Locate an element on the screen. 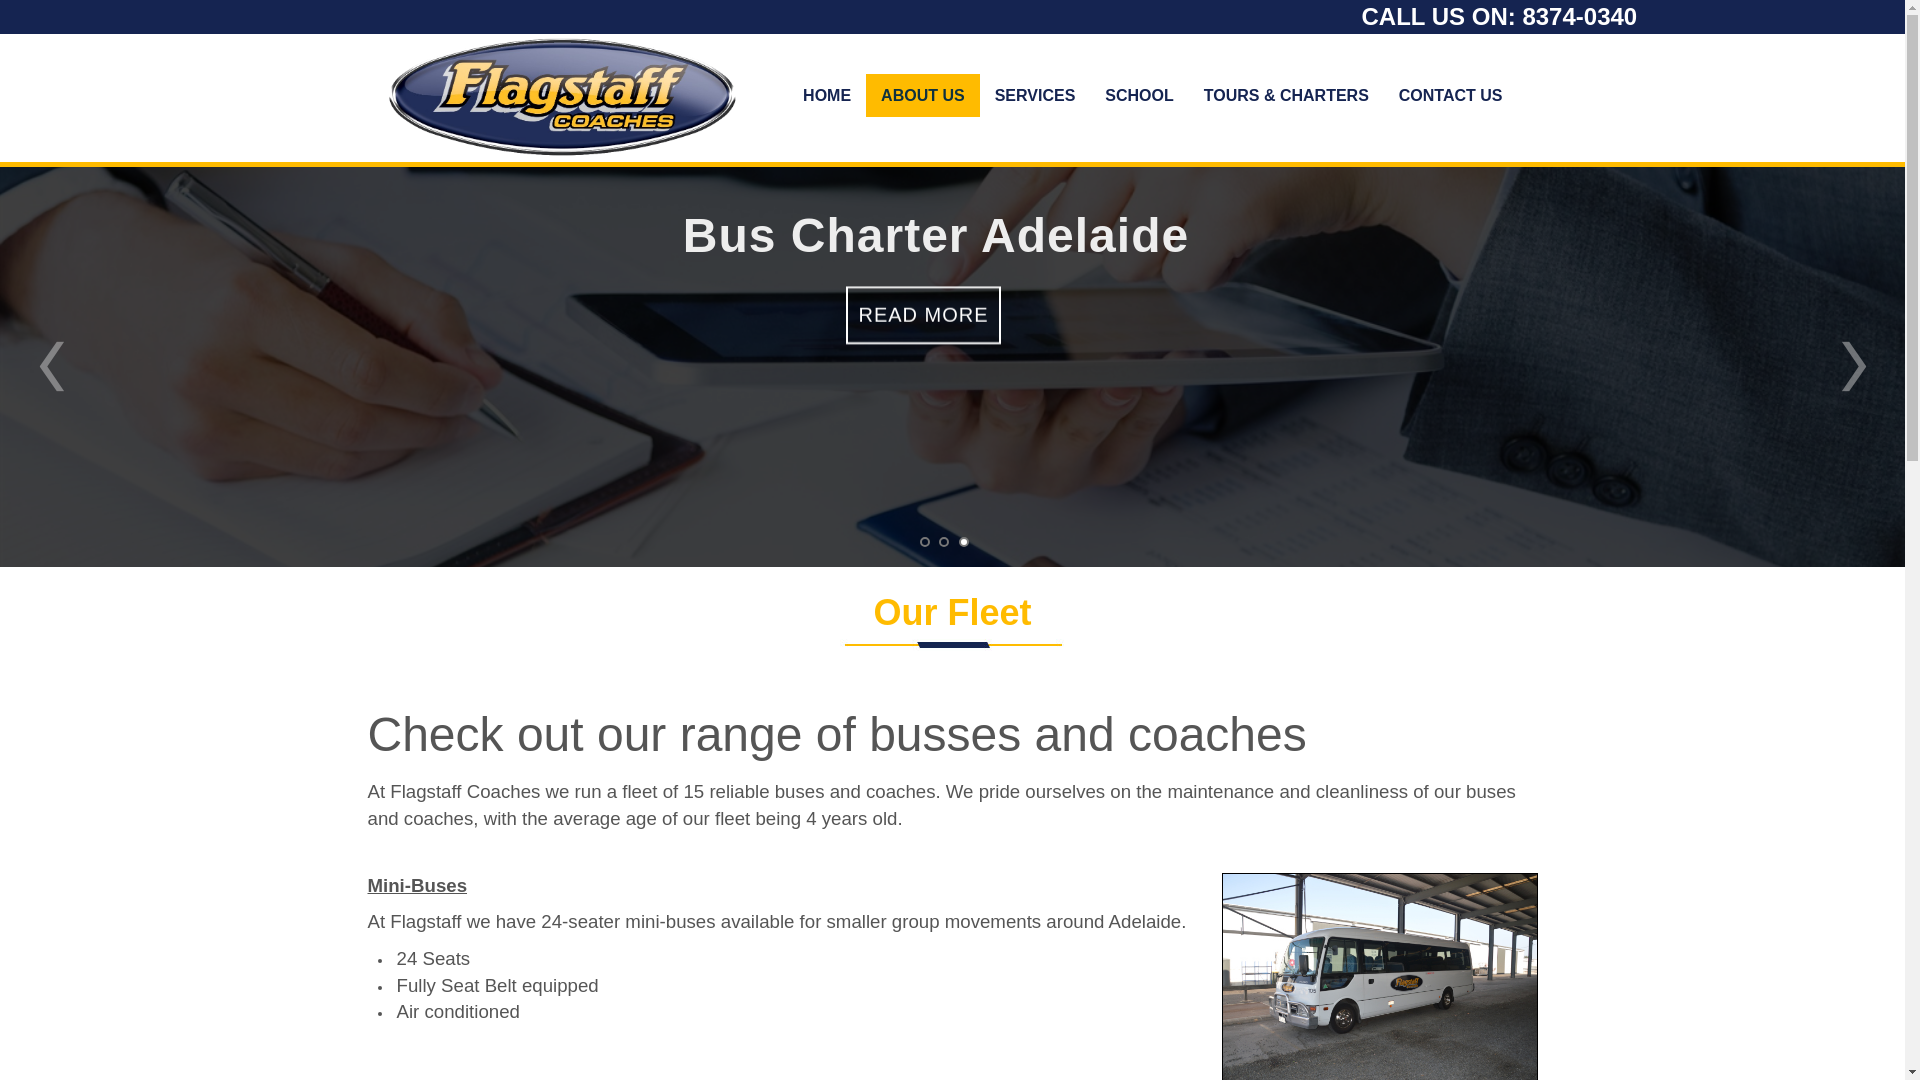 This screenshot has height=1080, width=1920. 'SERVICES' is located at coordinates (1035, 95).